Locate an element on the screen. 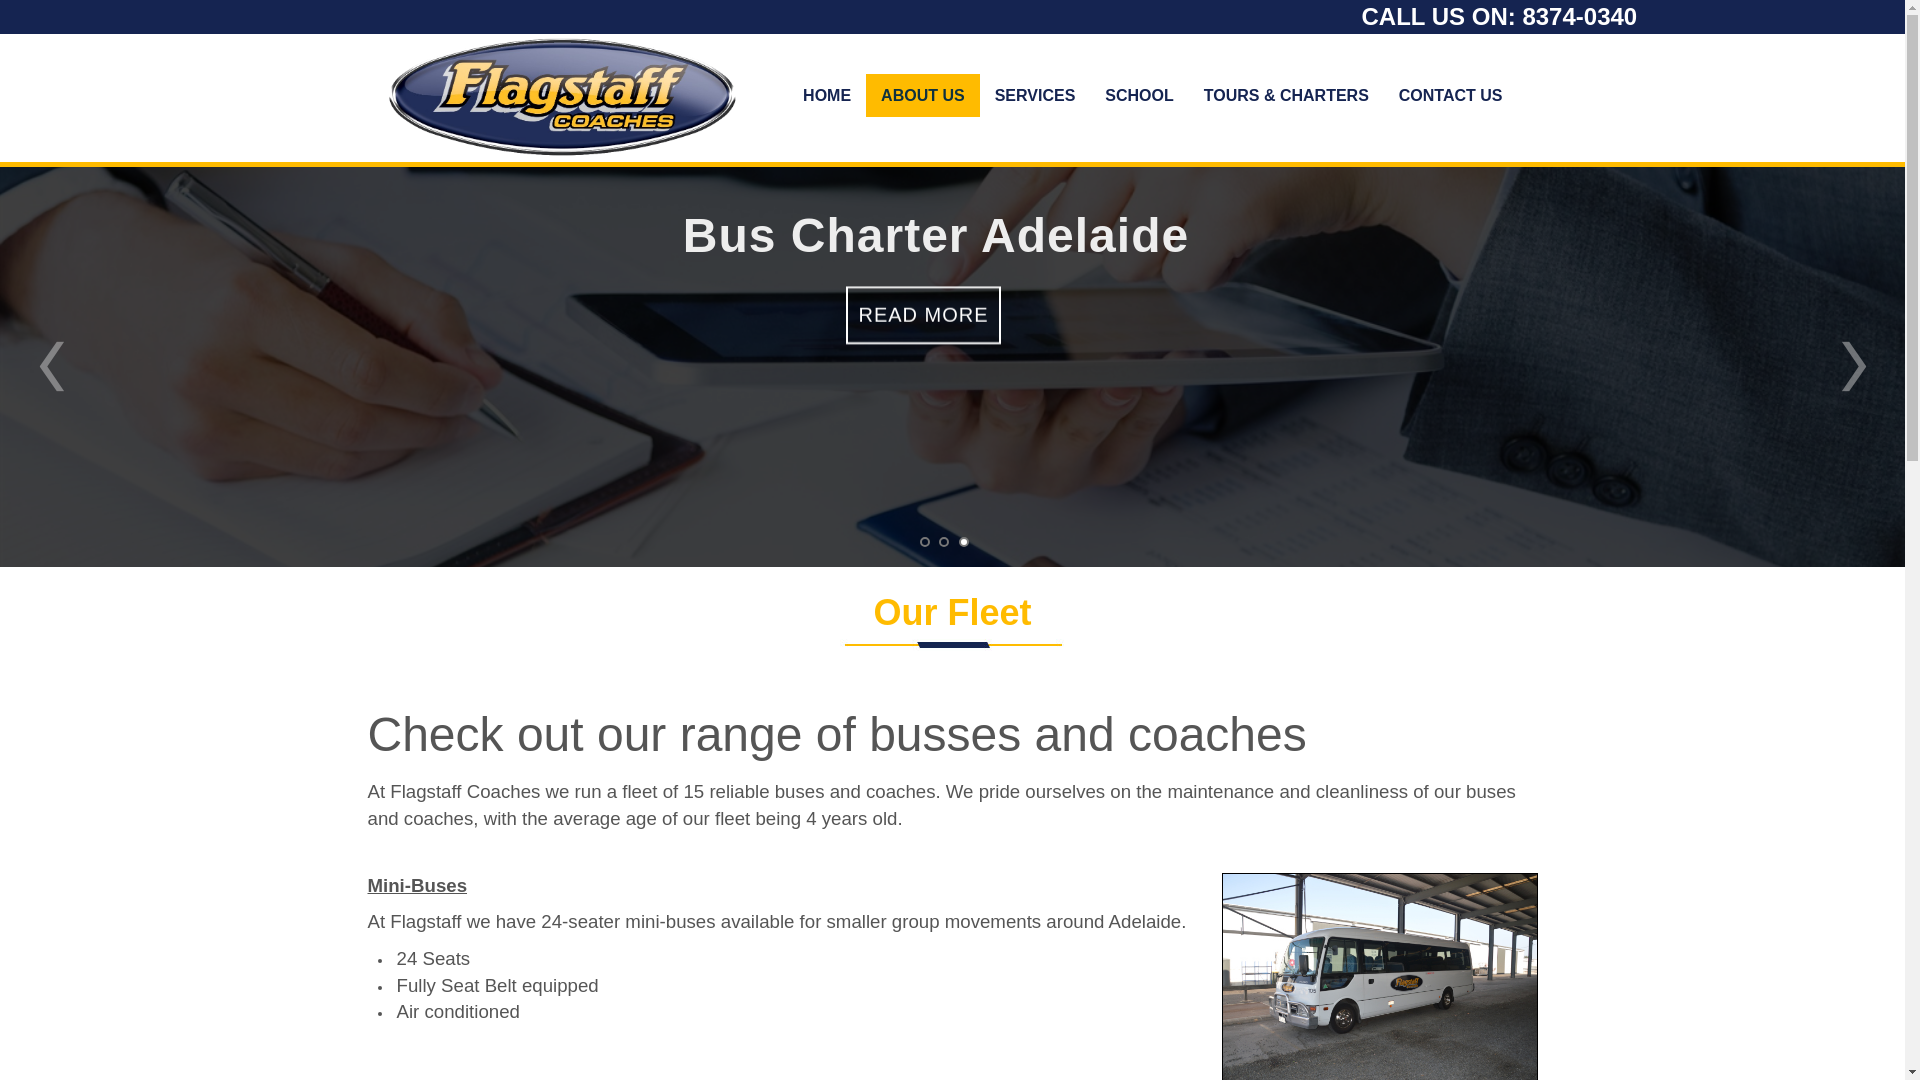 This screenshot has height=1080, width=1920. 'SERVICES' is located at coordinates (1035, 95).